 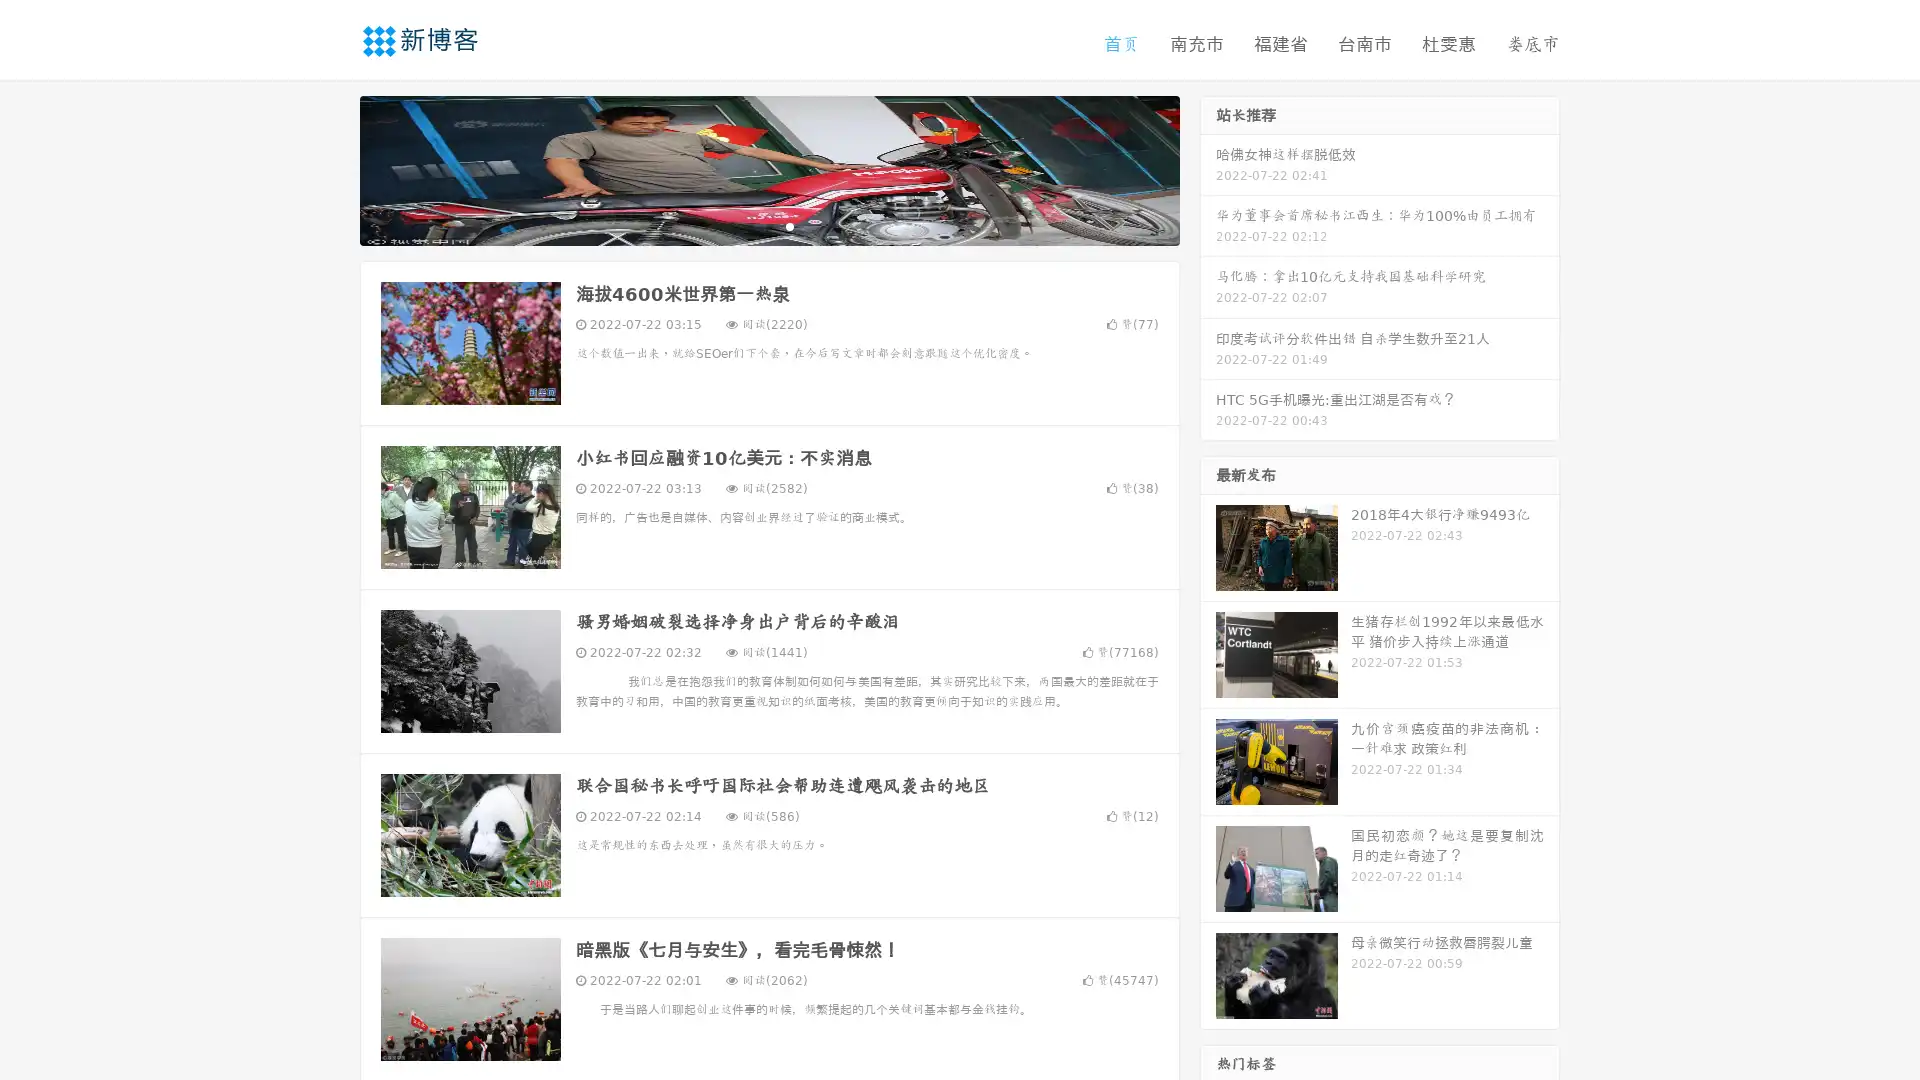 What do you see at coordinates (789, 225) in the screenshot?
I see `Go to slide 3` at bounding box center [789, 225].